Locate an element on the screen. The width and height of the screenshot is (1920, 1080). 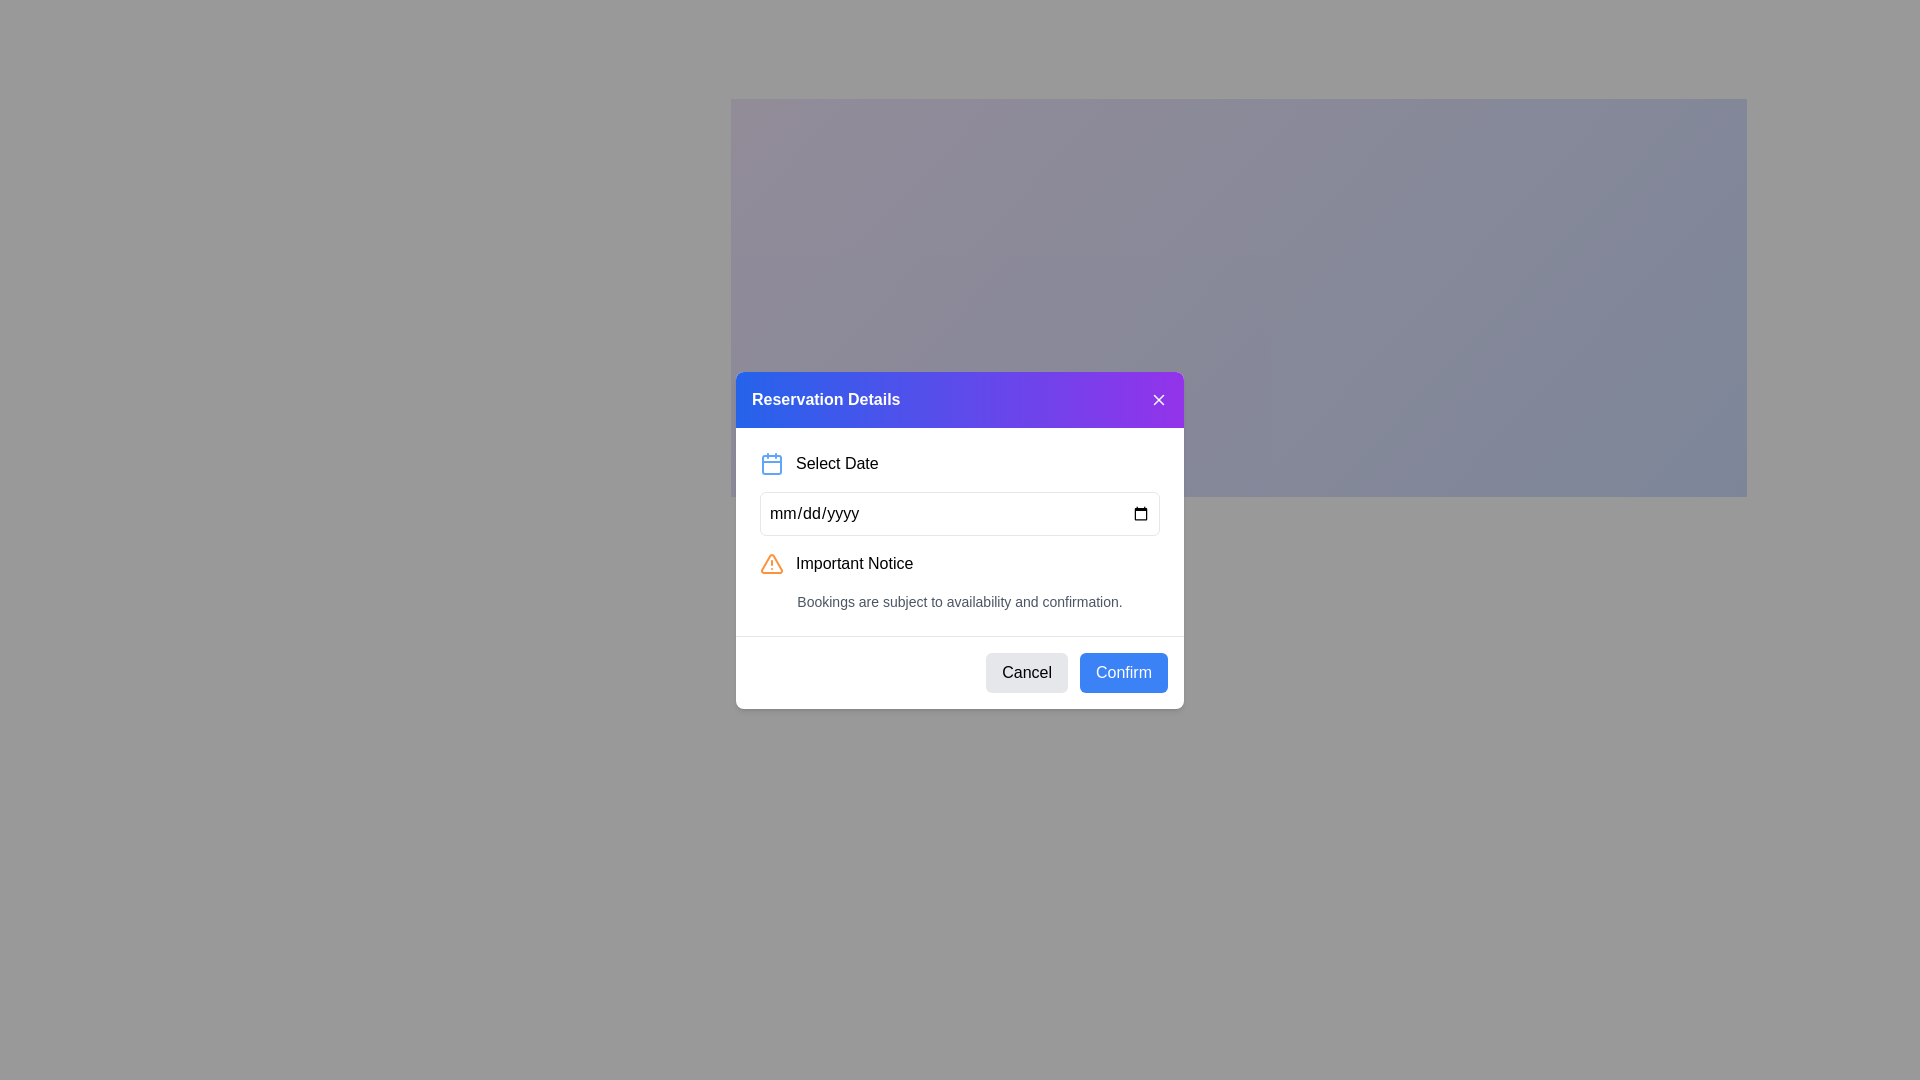
the 'Important Notice' text label displayed prominently in black color, located in the middle of the modal dialog box, to check for additional information is located at coordinates (854, 563).